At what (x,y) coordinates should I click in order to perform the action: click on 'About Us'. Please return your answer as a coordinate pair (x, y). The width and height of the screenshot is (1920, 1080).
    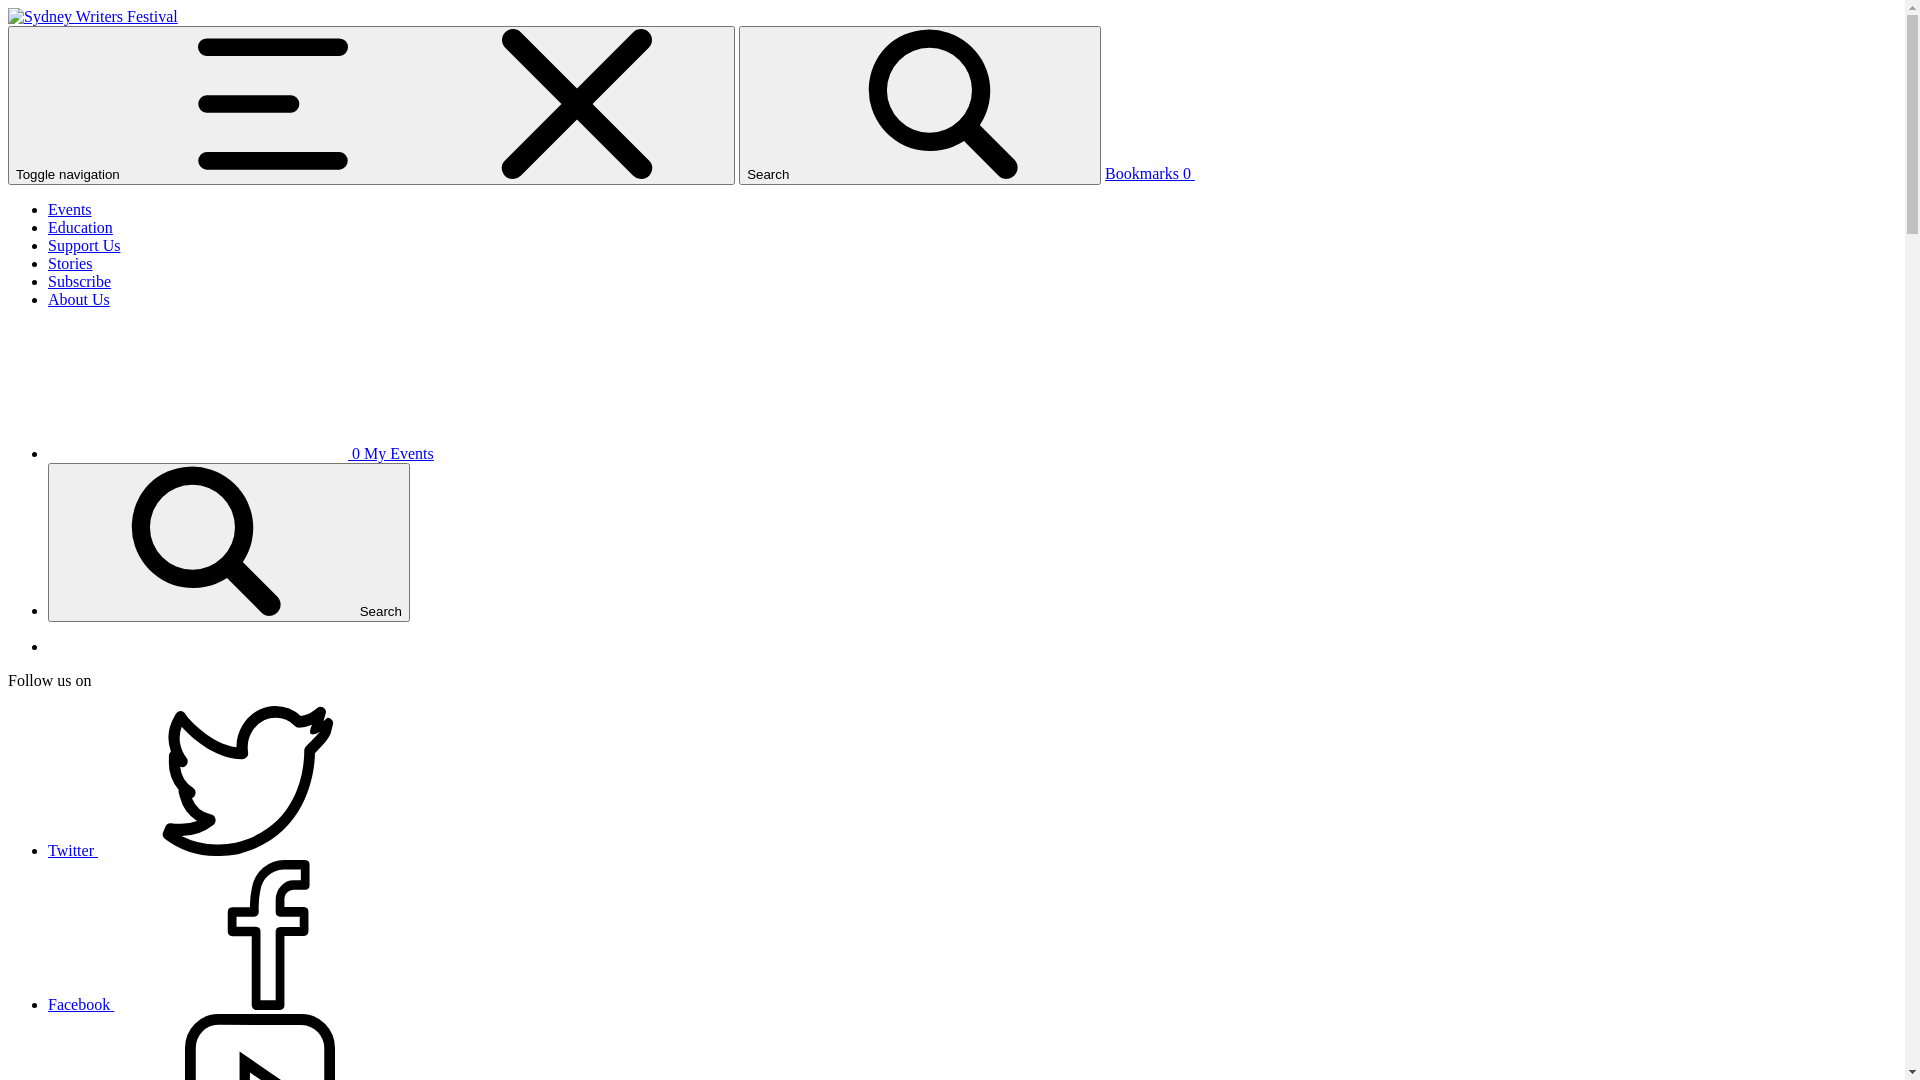
    Looking at the image, I should click on (78, 299).